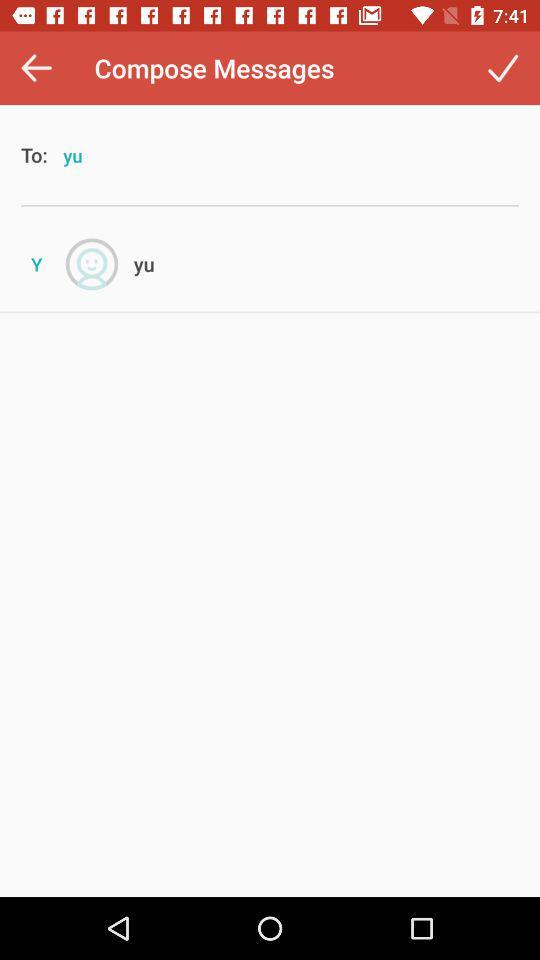  What do you see at coordinates (502, 68) in the screenshot?
I see `icon above yu icon` at bounding box center [502, 68].